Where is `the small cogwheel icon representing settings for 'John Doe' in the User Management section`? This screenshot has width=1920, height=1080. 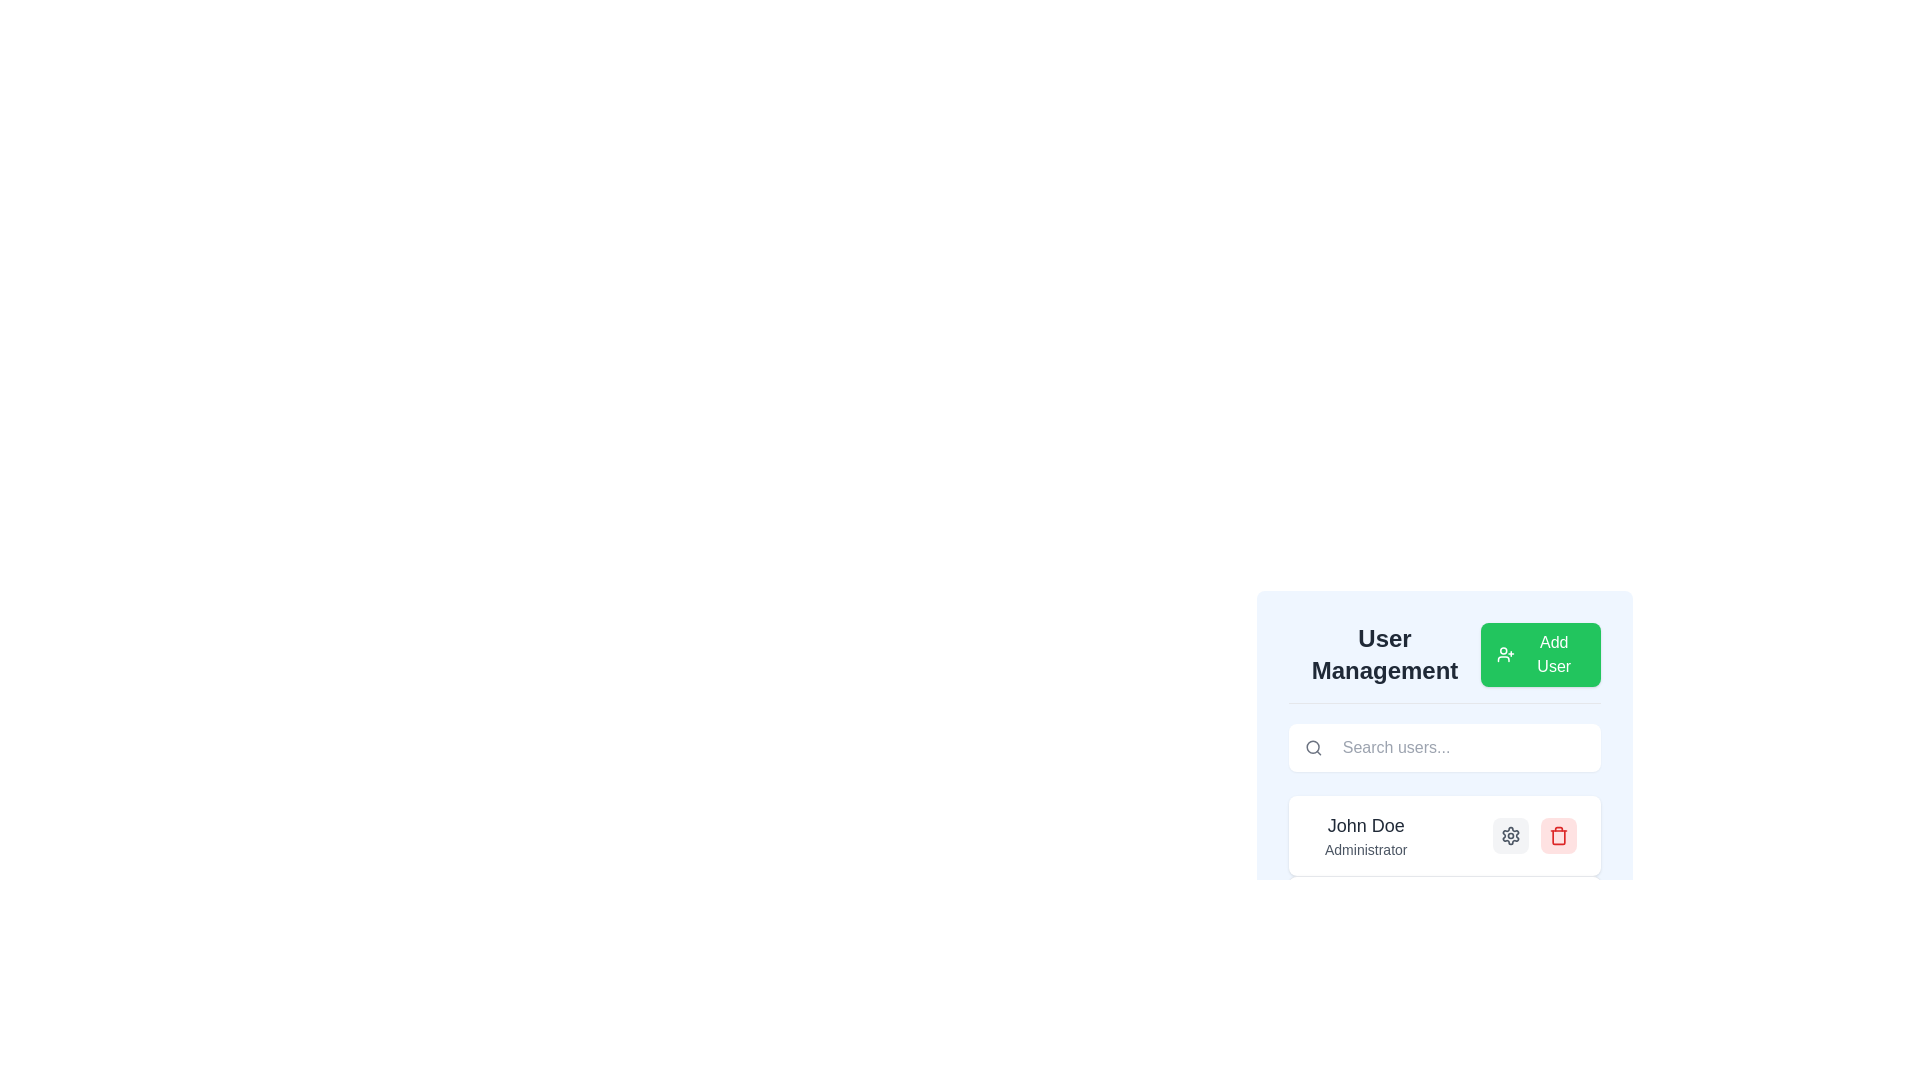
the small cogwheel icon representing settings for 'John Doe' in the User Management section is located at coordinates (1511, 836).